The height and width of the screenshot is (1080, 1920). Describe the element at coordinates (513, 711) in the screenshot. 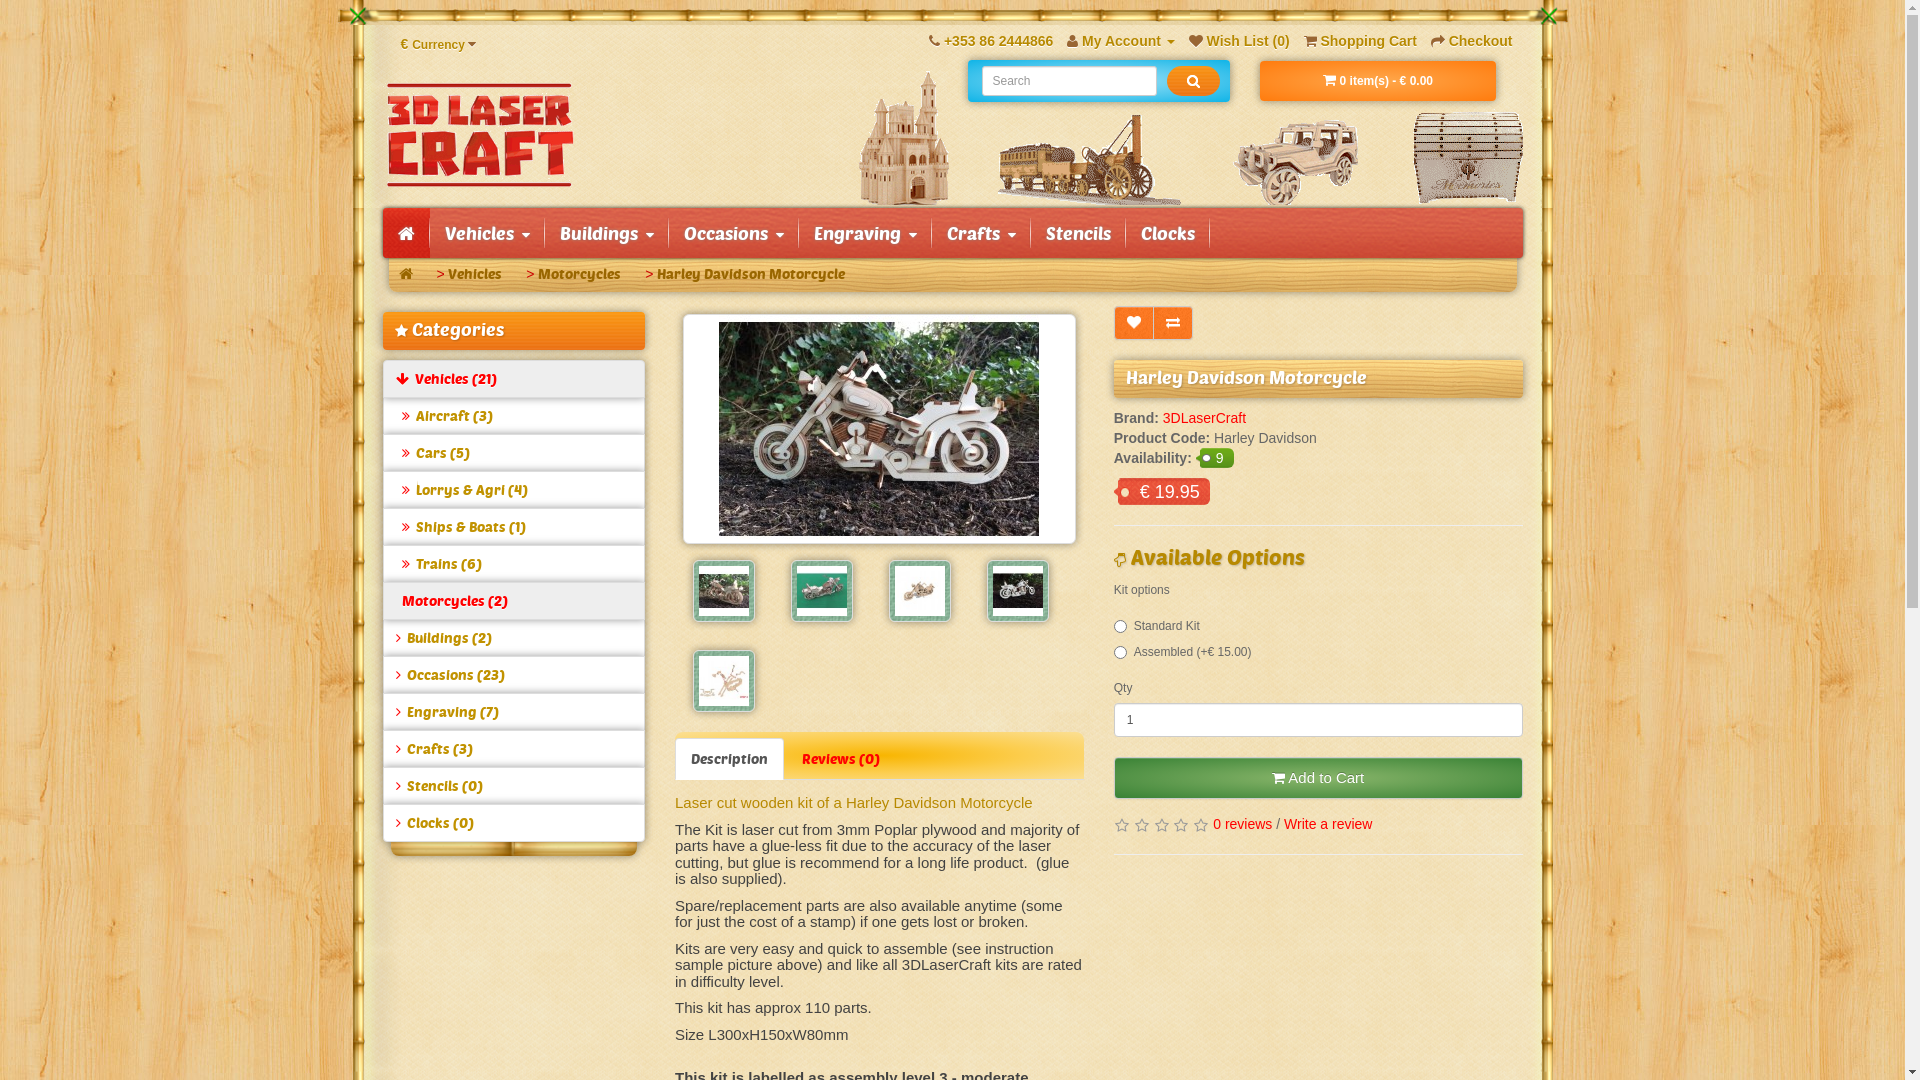

I see `'  Engraving (7)'` at that location.